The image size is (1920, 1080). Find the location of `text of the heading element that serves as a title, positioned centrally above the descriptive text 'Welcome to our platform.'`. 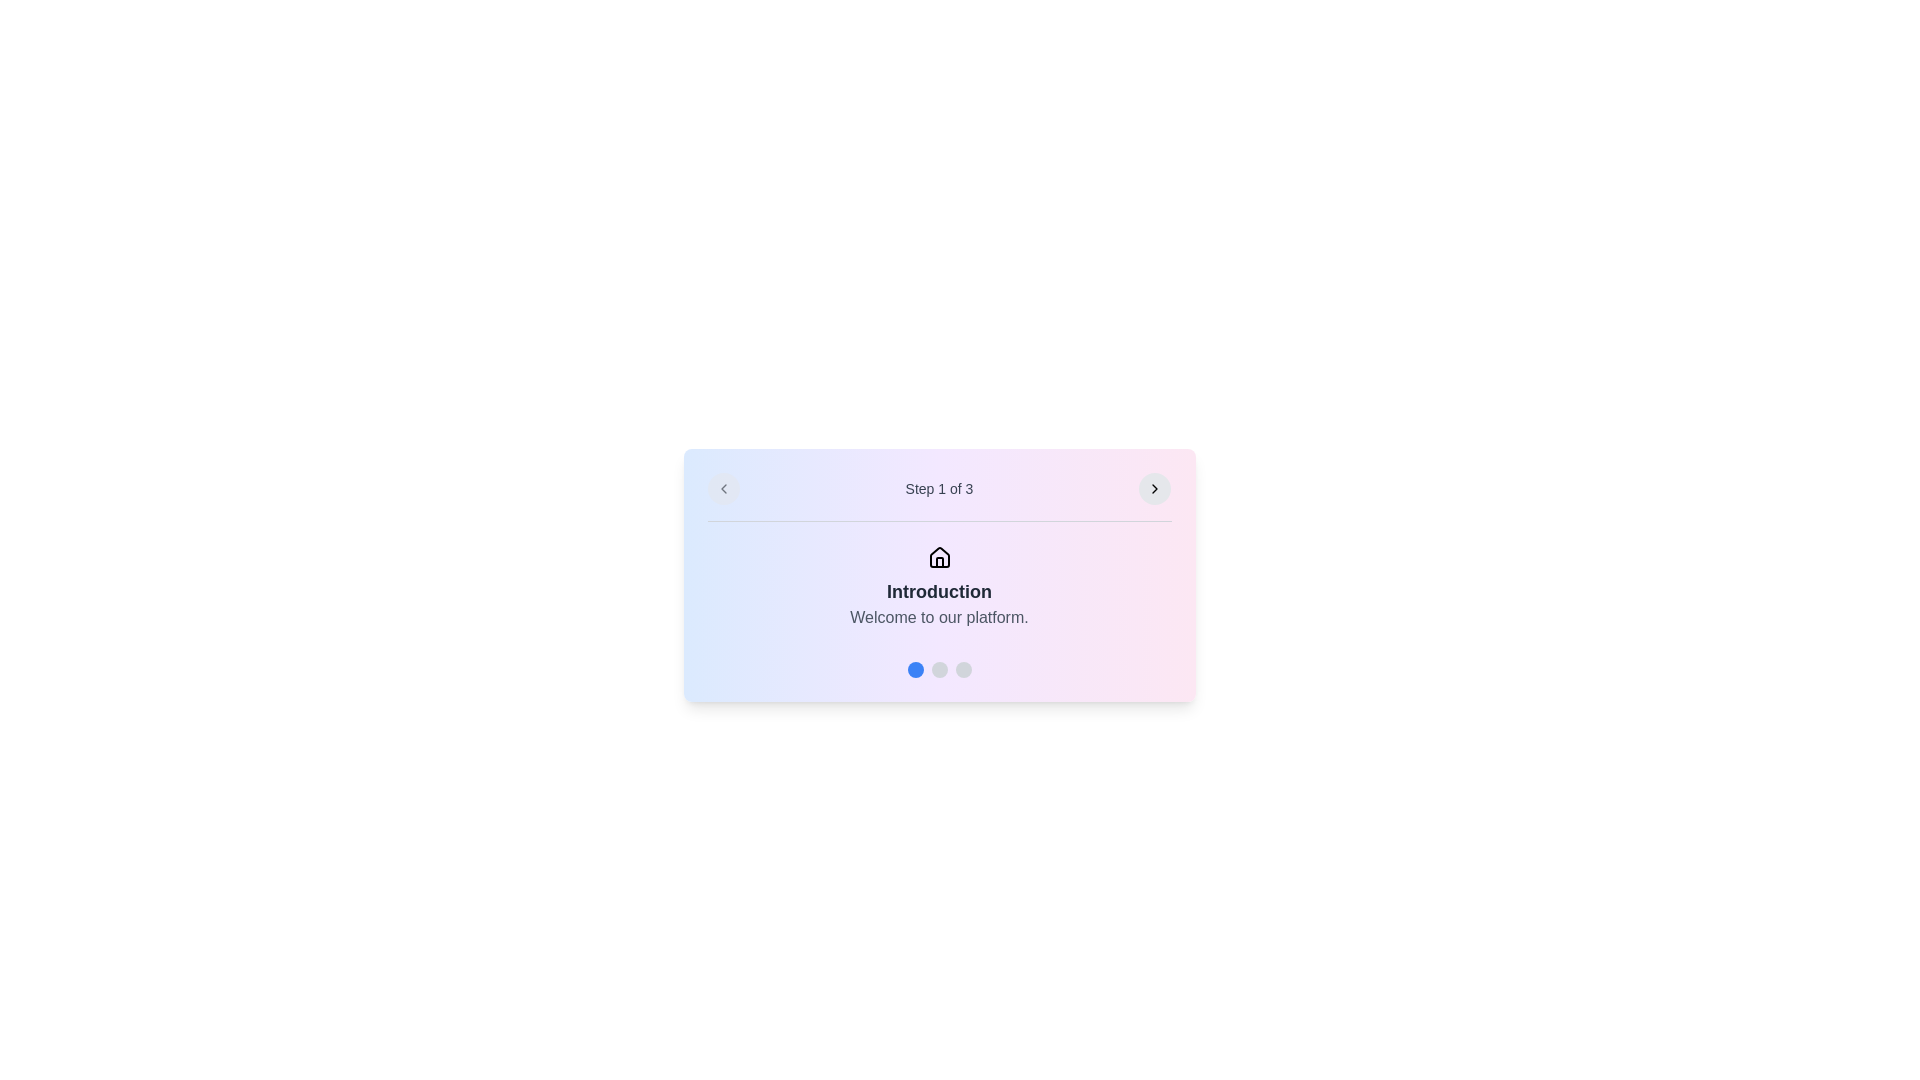

text of the heading element that serves as a title, positioned centrally above the descriptive text 'Welcome to our platform.' is located at coordinates (938, 590).